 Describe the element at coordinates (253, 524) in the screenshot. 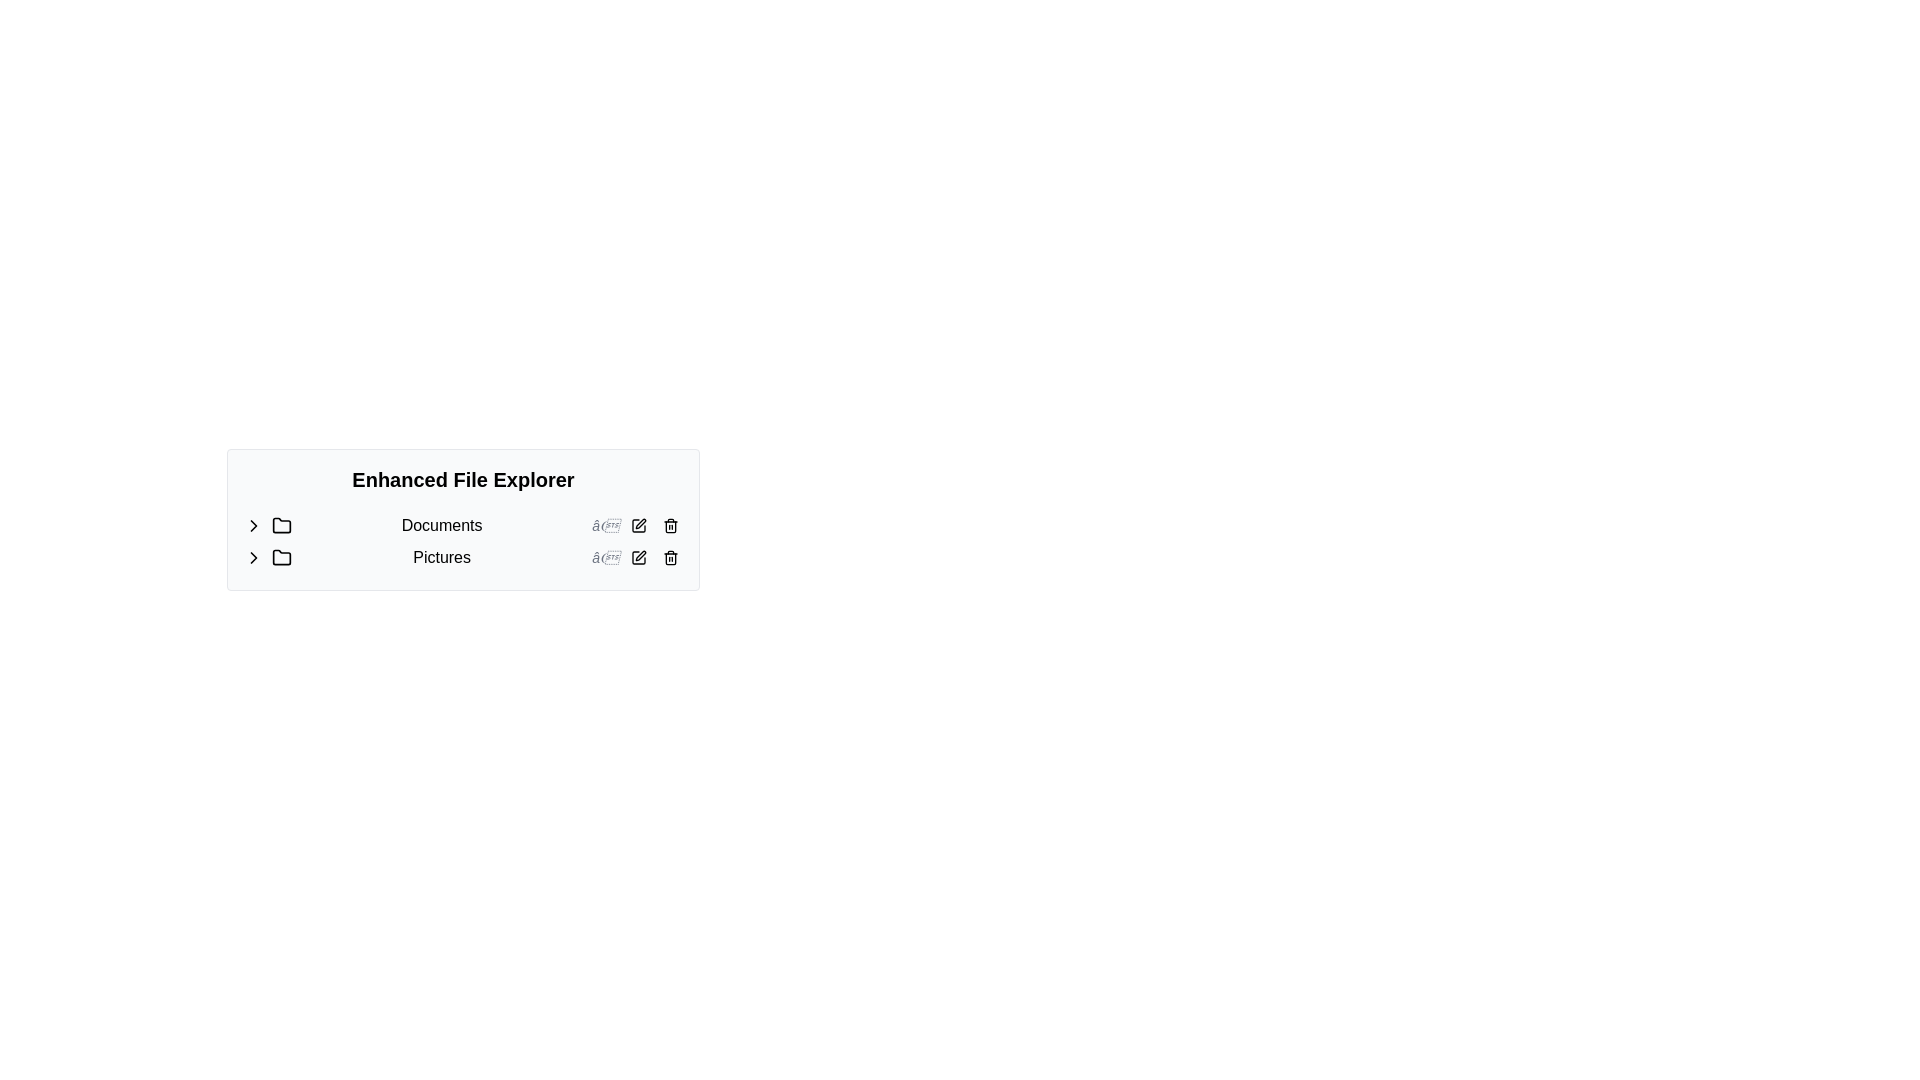

I see `the right-pointing chevron icon located in the navigation section` at that location.